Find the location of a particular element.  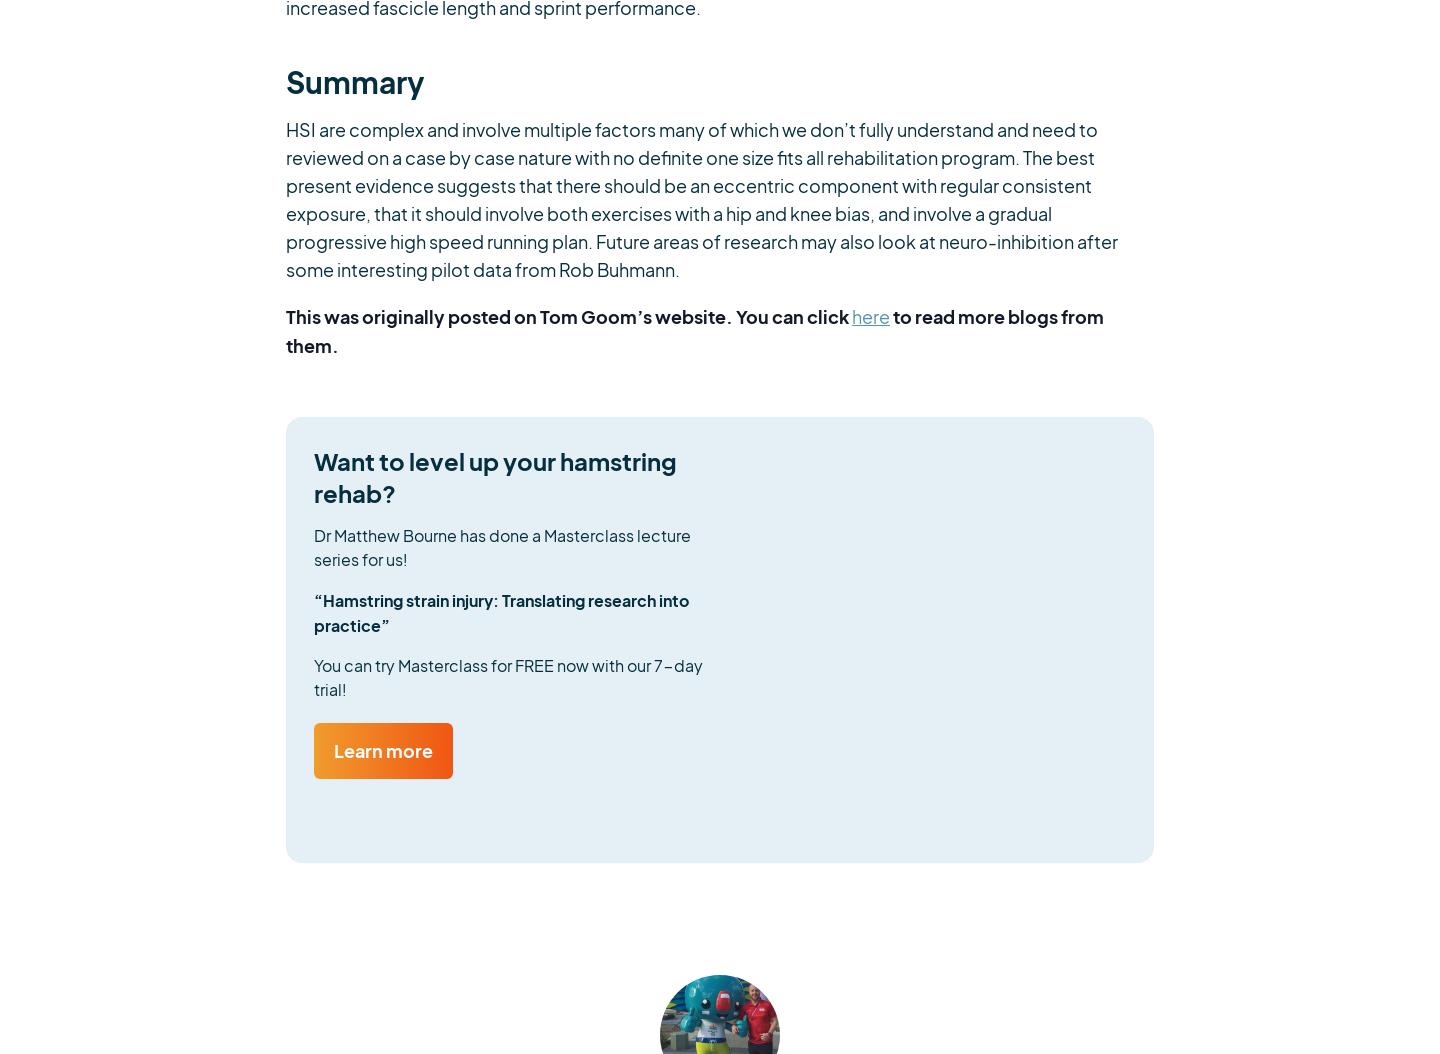

'This was originally posted on Tom Goom’s website. You can click' is located at coordinates (284, 314).